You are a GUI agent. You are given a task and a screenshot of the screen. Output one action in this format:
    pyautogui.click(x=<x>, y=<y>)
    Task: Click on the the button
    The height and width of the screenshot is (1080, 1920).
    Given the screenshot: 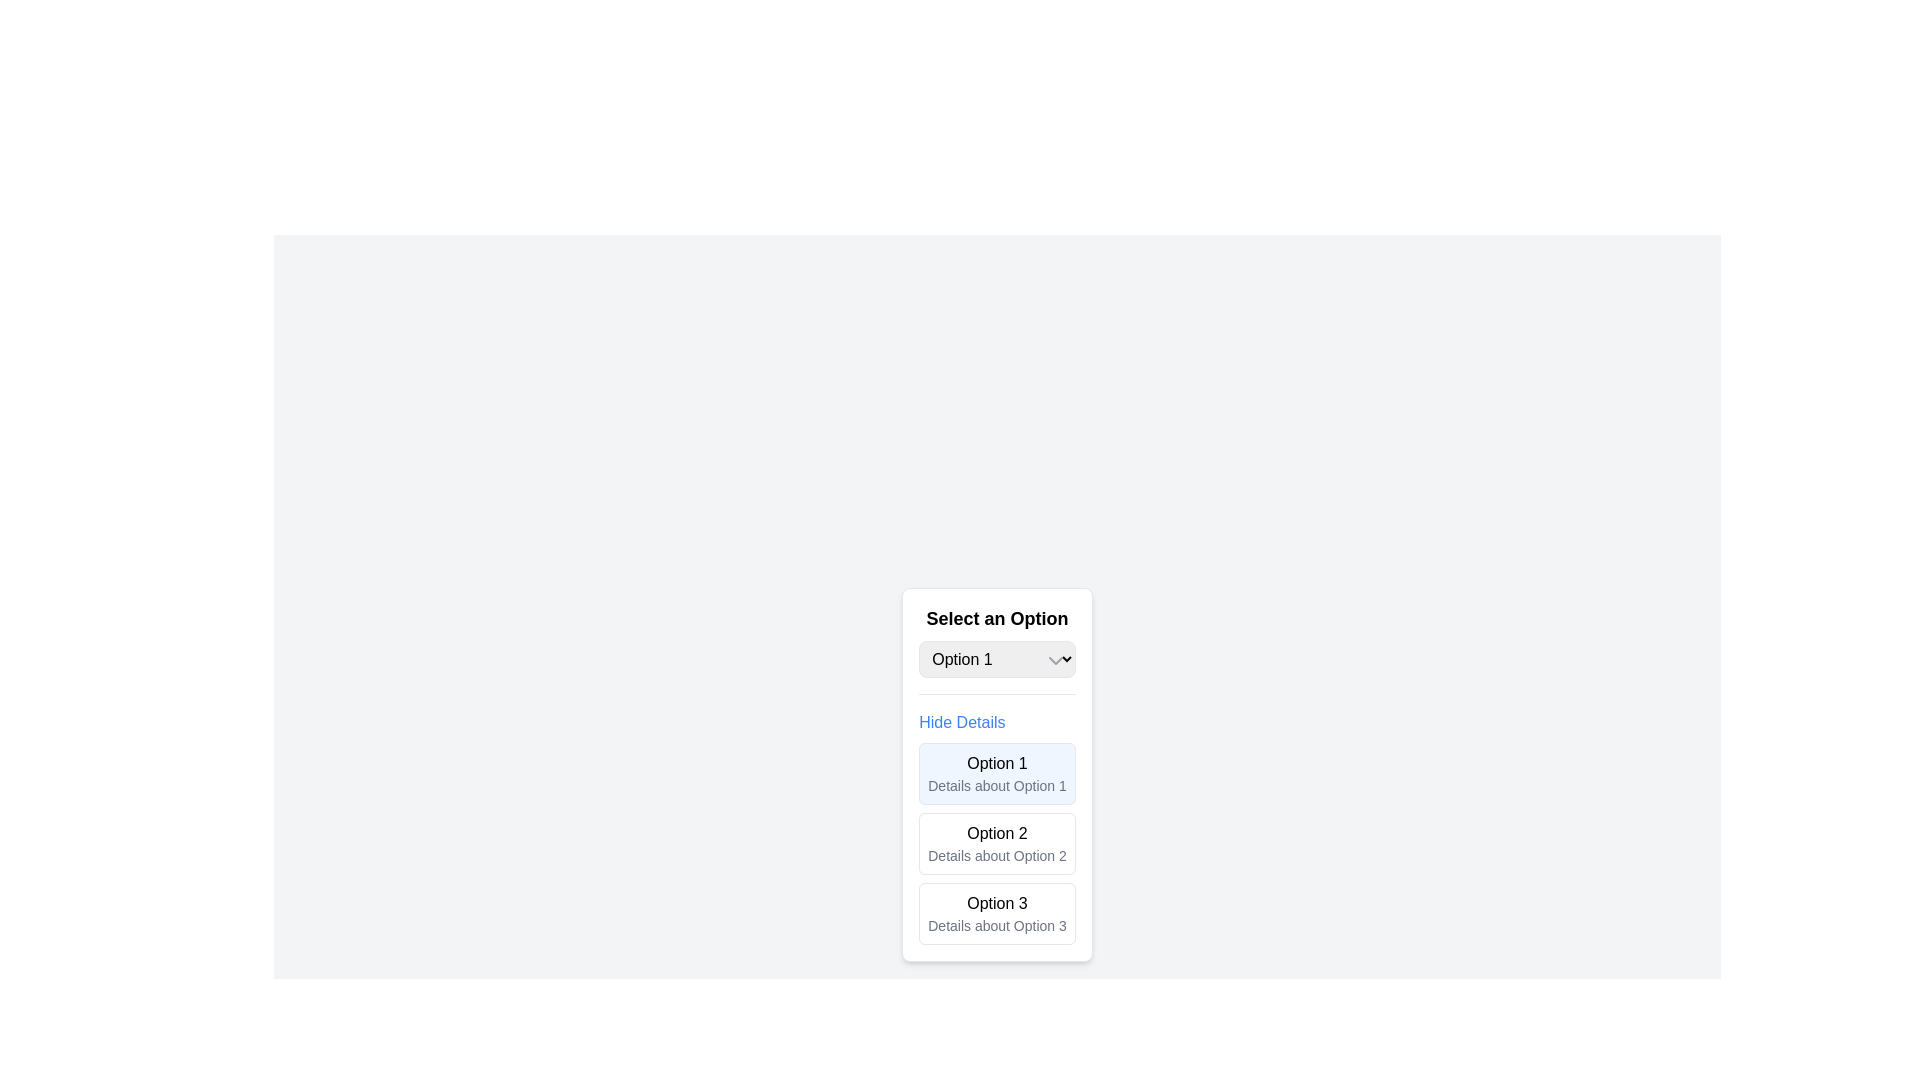 What is the action you would take?
    pyautogui.click(x=997, y=914)
    